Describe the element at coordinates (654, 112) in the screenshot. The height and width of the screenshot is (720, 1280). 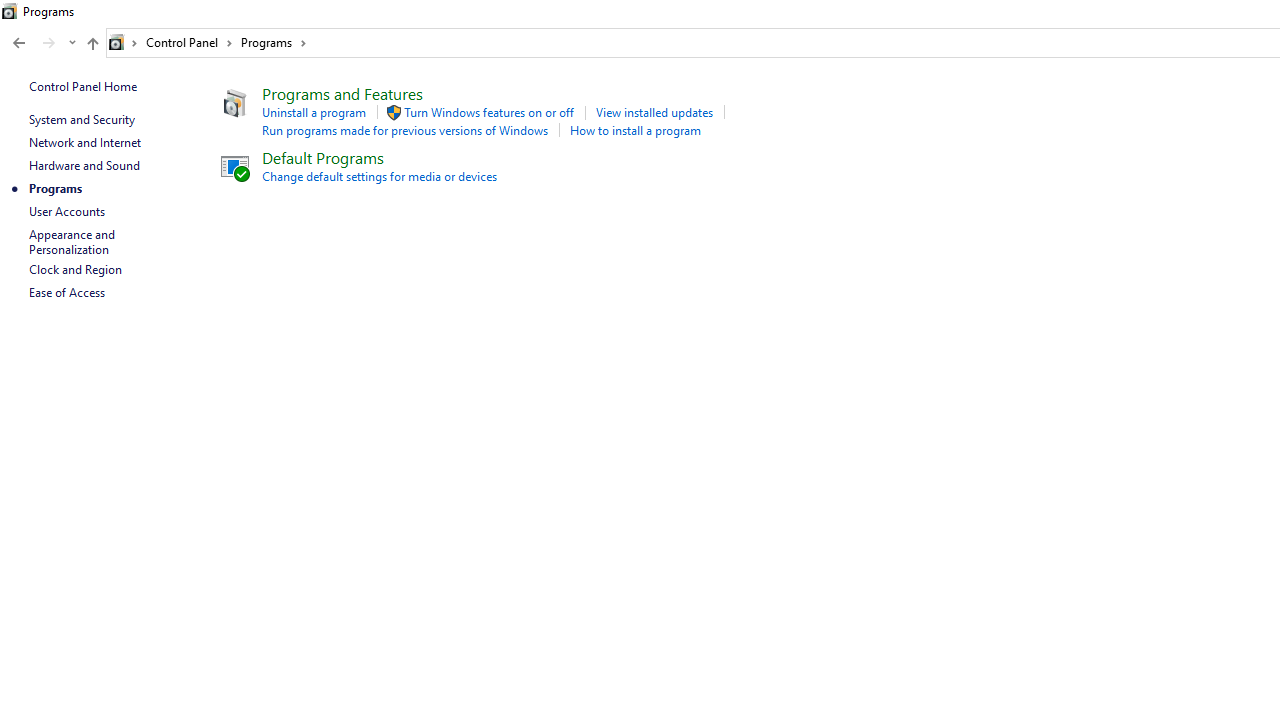
I see `'View installed updates'` at that location.